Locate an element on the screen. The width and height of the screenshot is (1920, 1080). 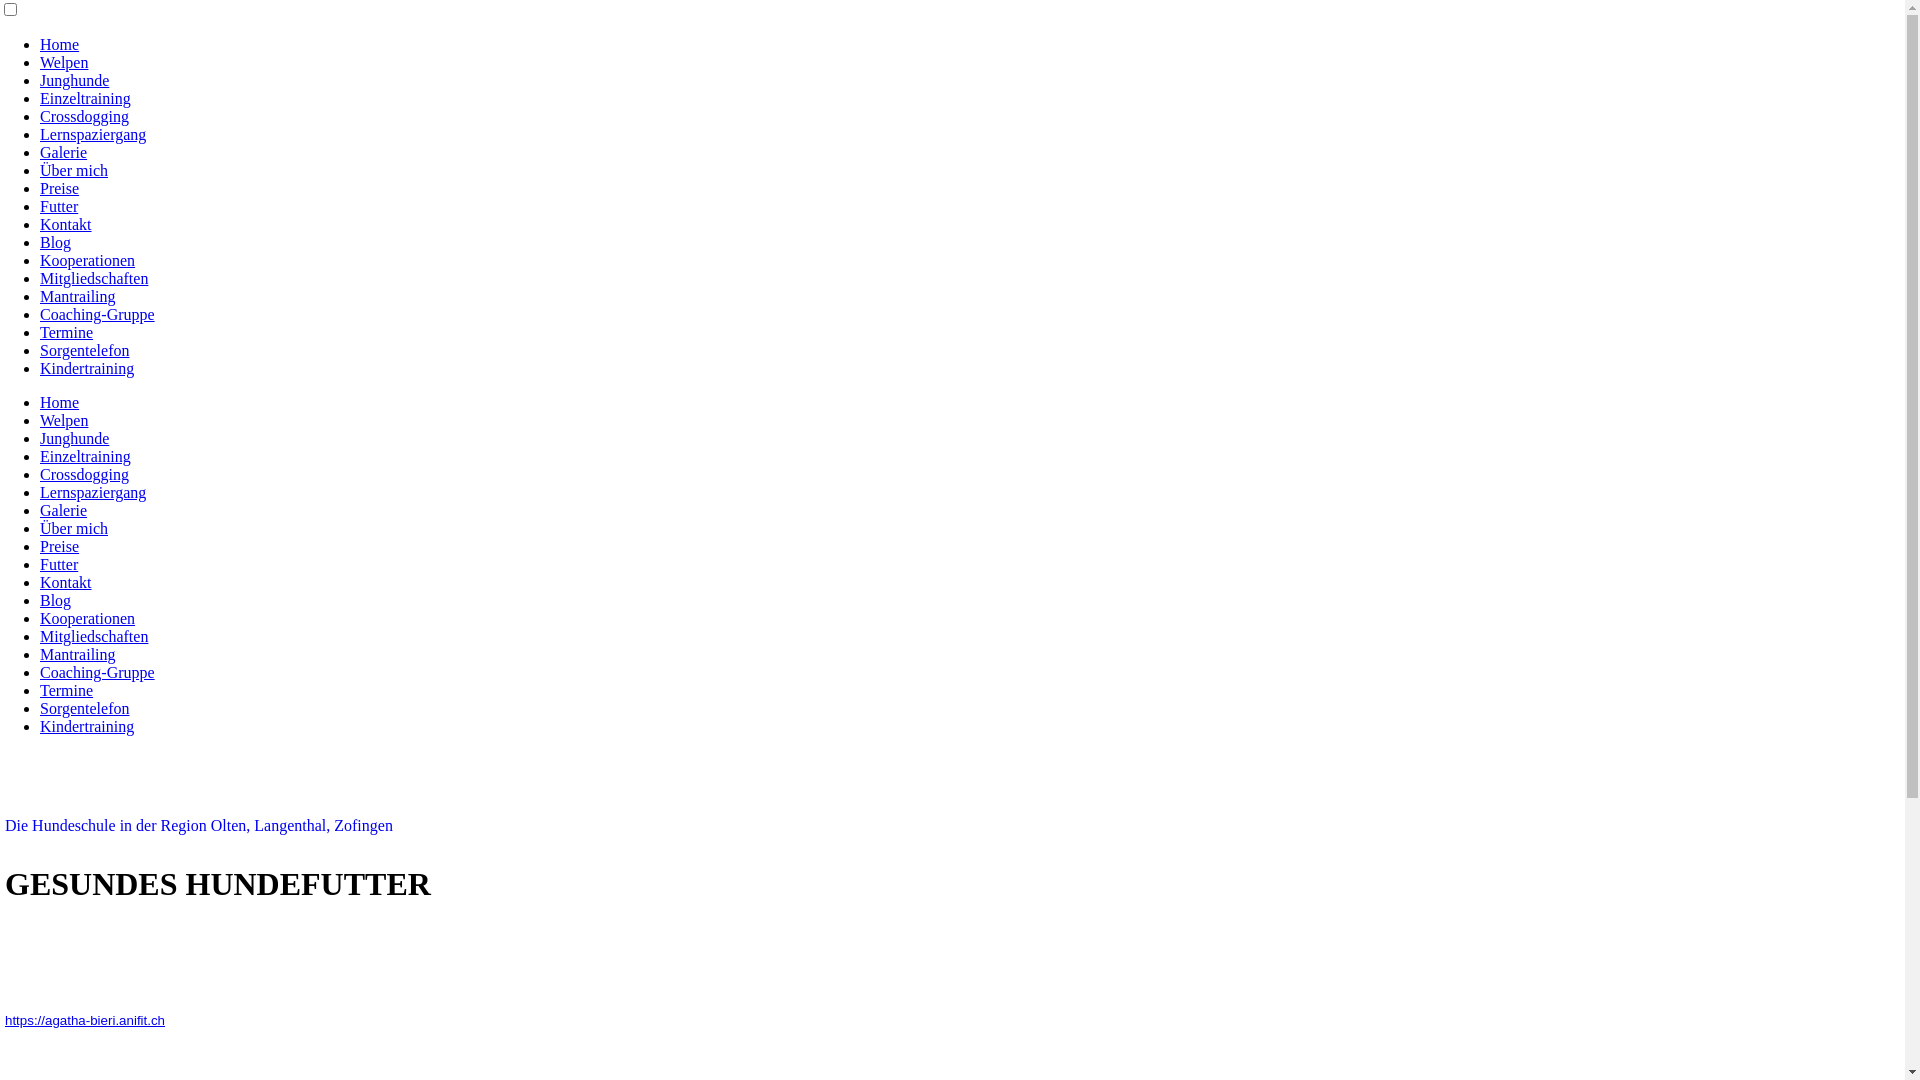
'Kooperationen' is located at coordinates (86, 617).